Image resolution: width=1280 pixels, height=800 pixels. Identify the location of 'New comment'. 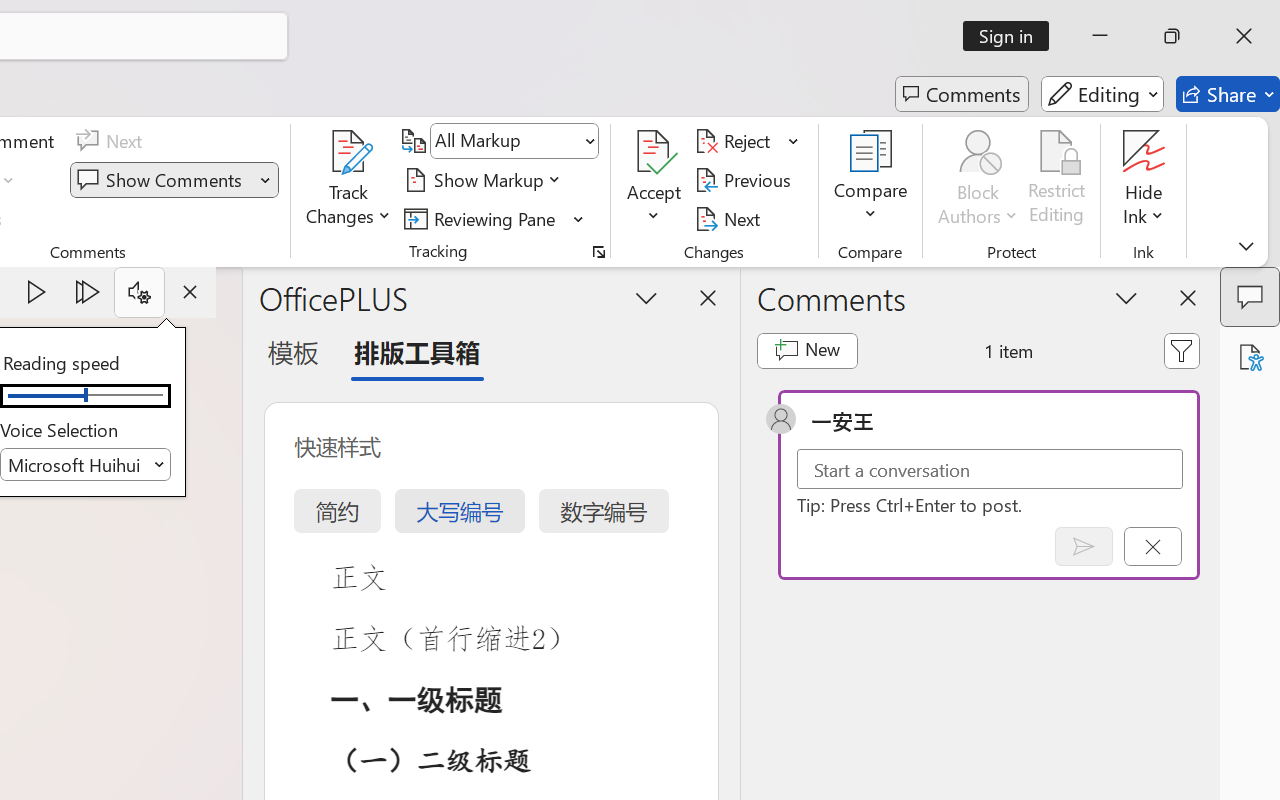
(807, 350).